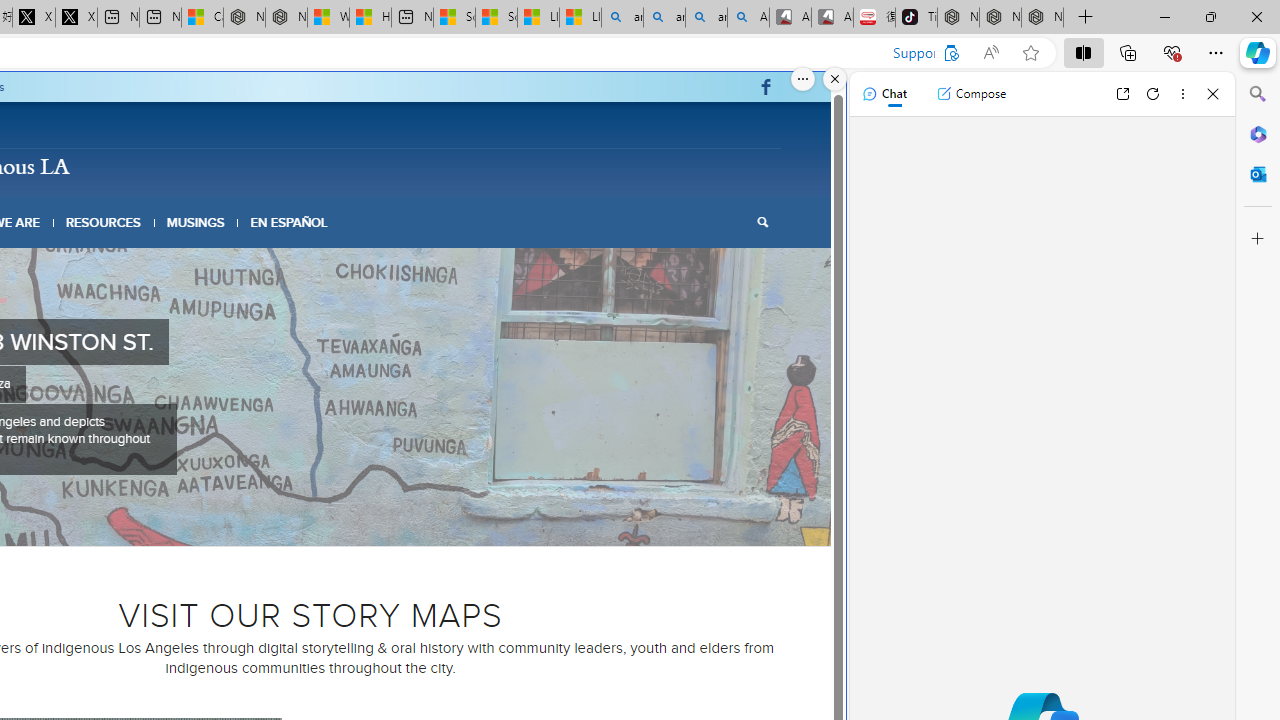 The image size is (1280, 720). I want to click on 'Microsoft 365', so click(1257, 133).